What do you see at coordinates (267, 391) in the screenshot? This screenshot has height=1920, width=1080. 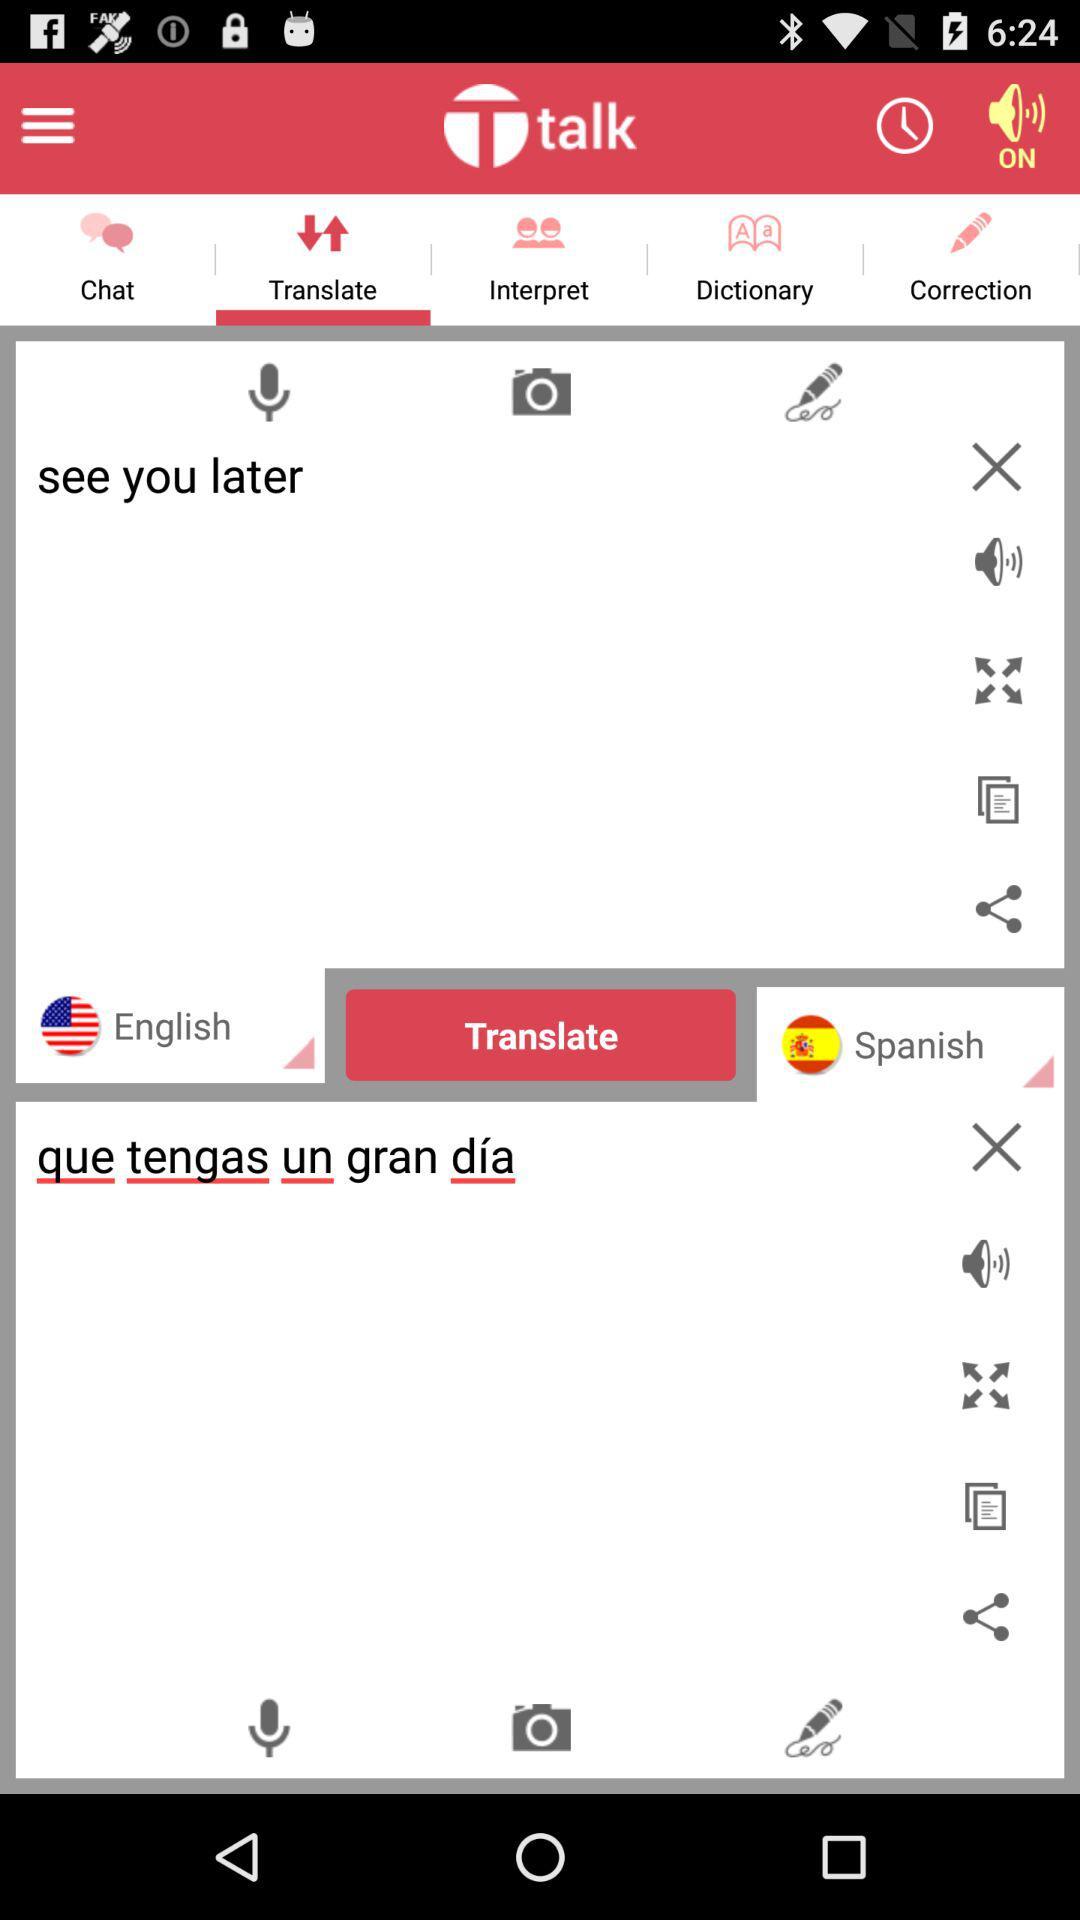 I see `record` at bounding box center [267, 391].